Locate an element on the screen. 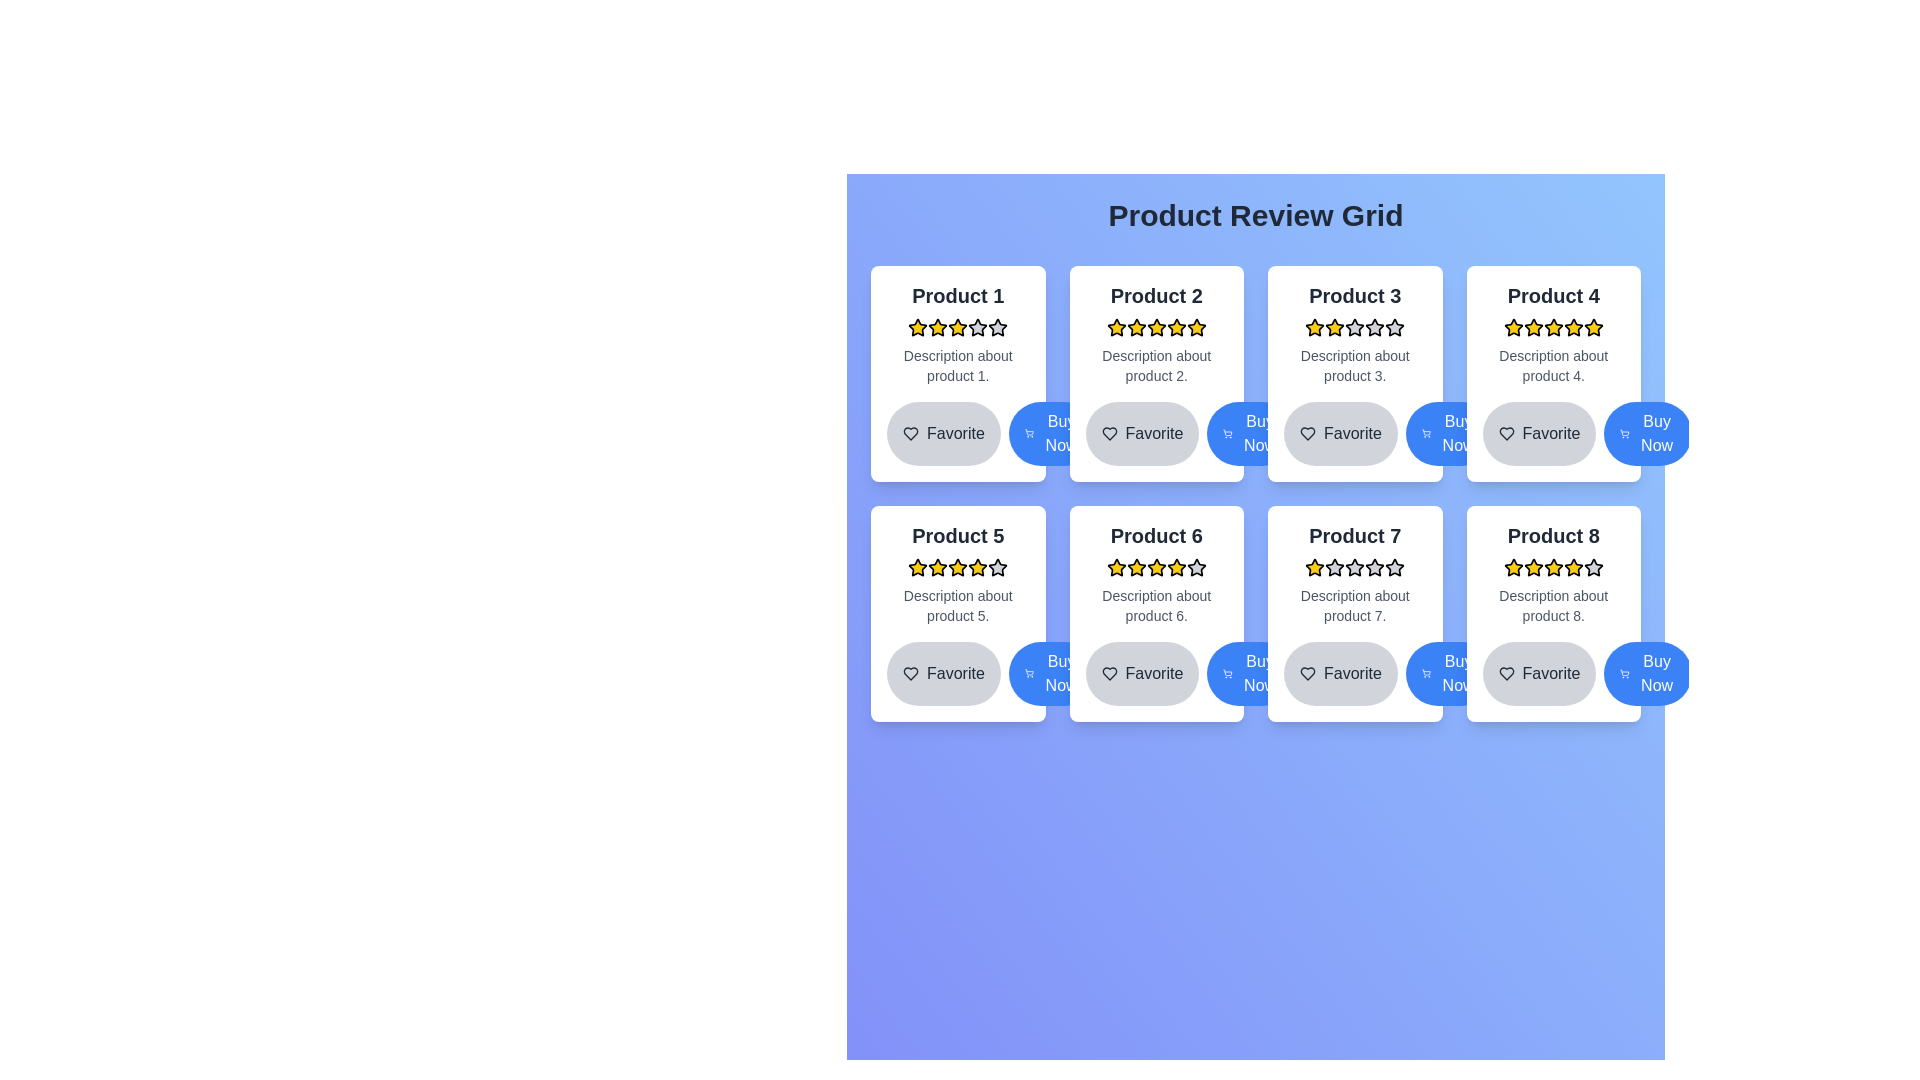 The height and width of the screenshot is (1080, 1920). the heart icon within the 'Favorite' button located below 'Product 1' is located at coordinates (910, 433).